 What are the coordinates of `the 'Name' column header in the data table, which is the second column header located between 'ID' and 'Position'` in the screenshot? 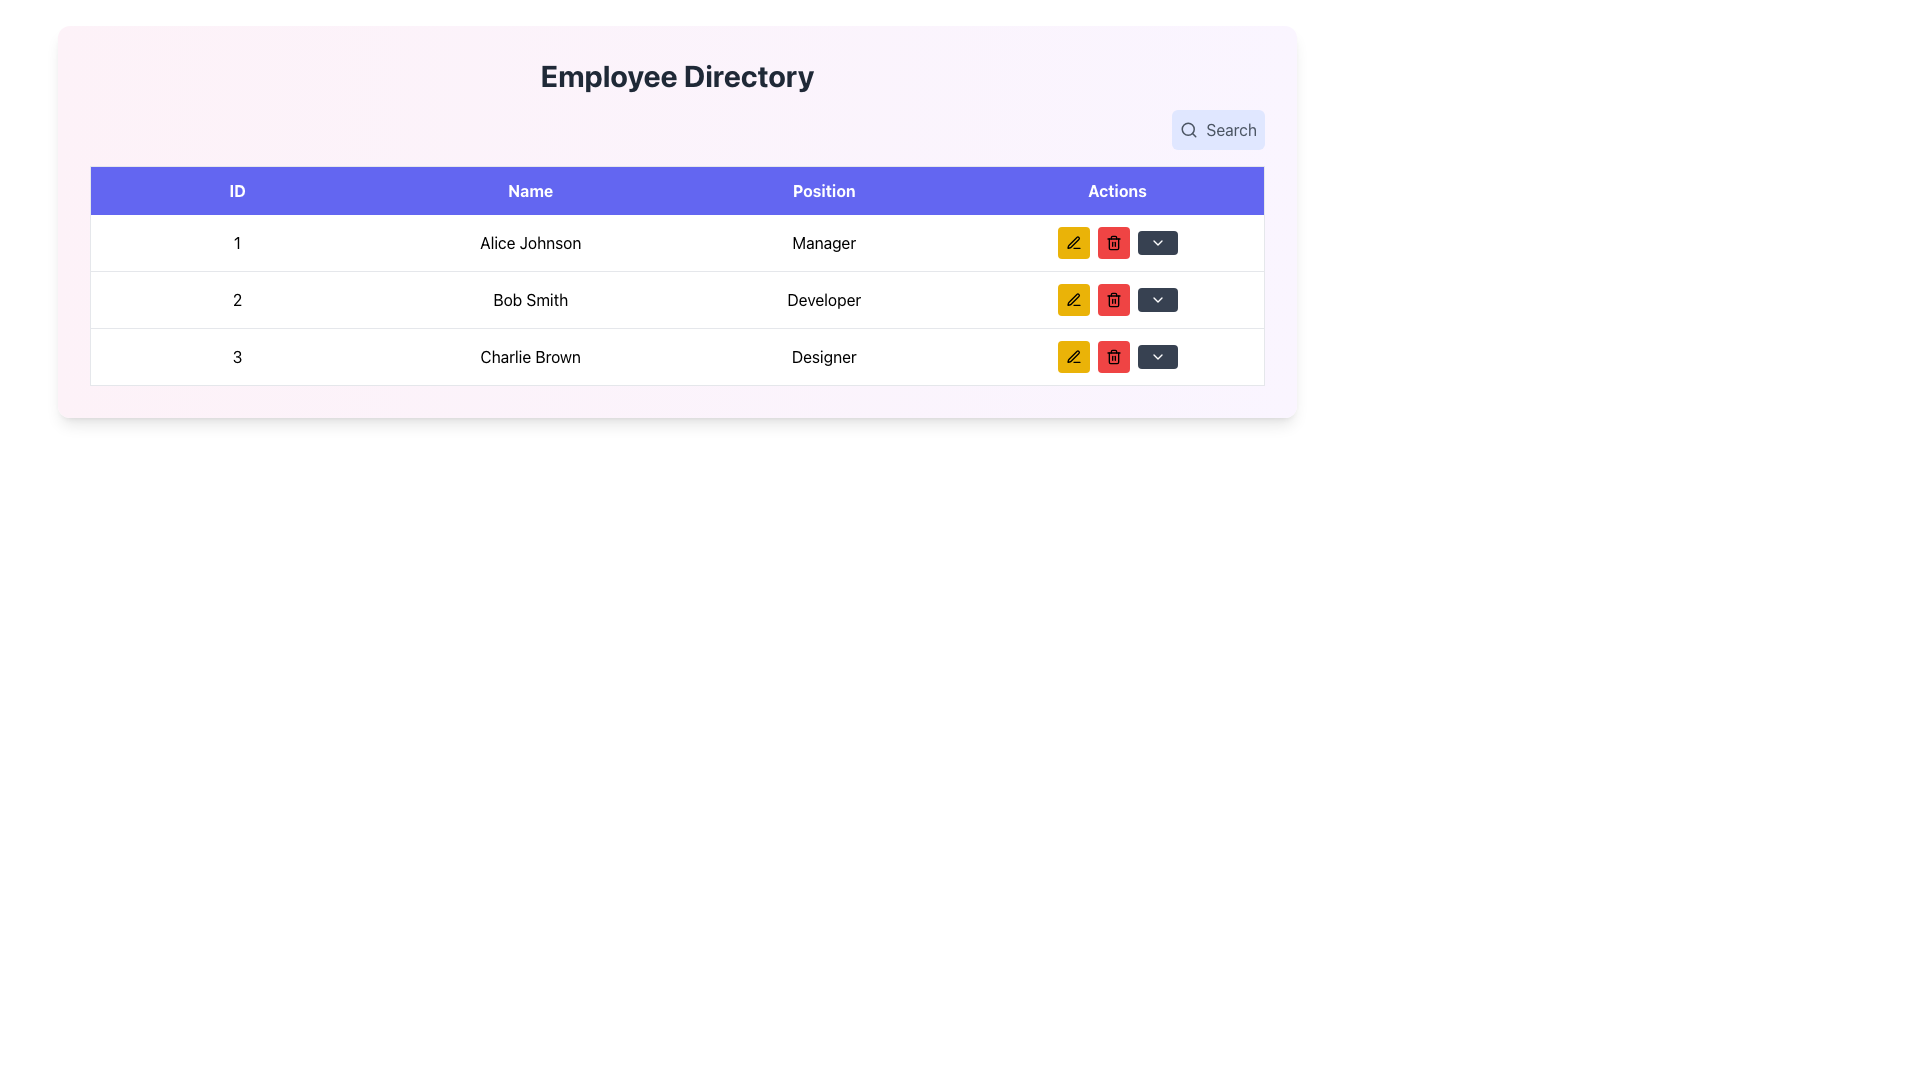 It's located at (530, 190).